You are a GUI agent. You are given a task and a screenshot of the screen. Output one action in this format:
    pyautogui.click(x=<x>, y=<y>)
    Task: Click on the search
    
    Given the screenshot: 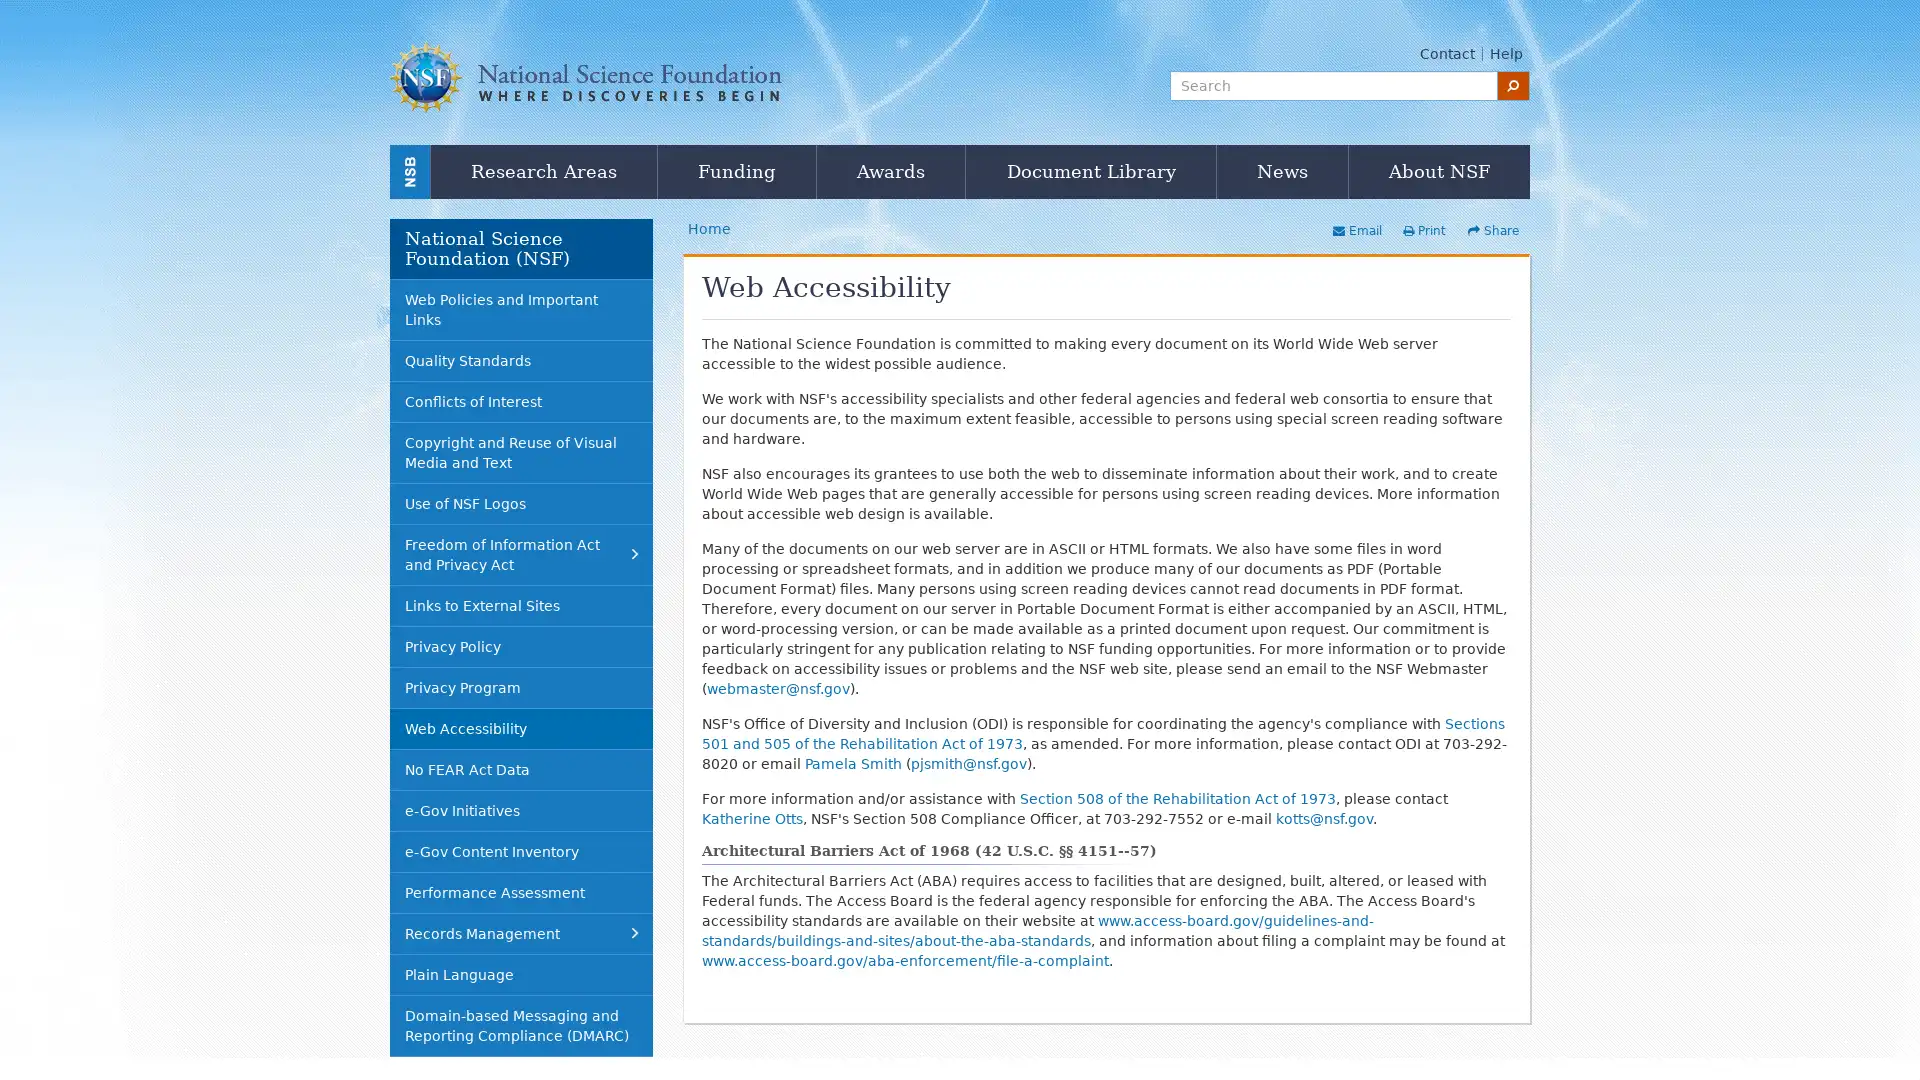 What is the action you would take?
    pyautogui.click(x=1513, y=84)
    